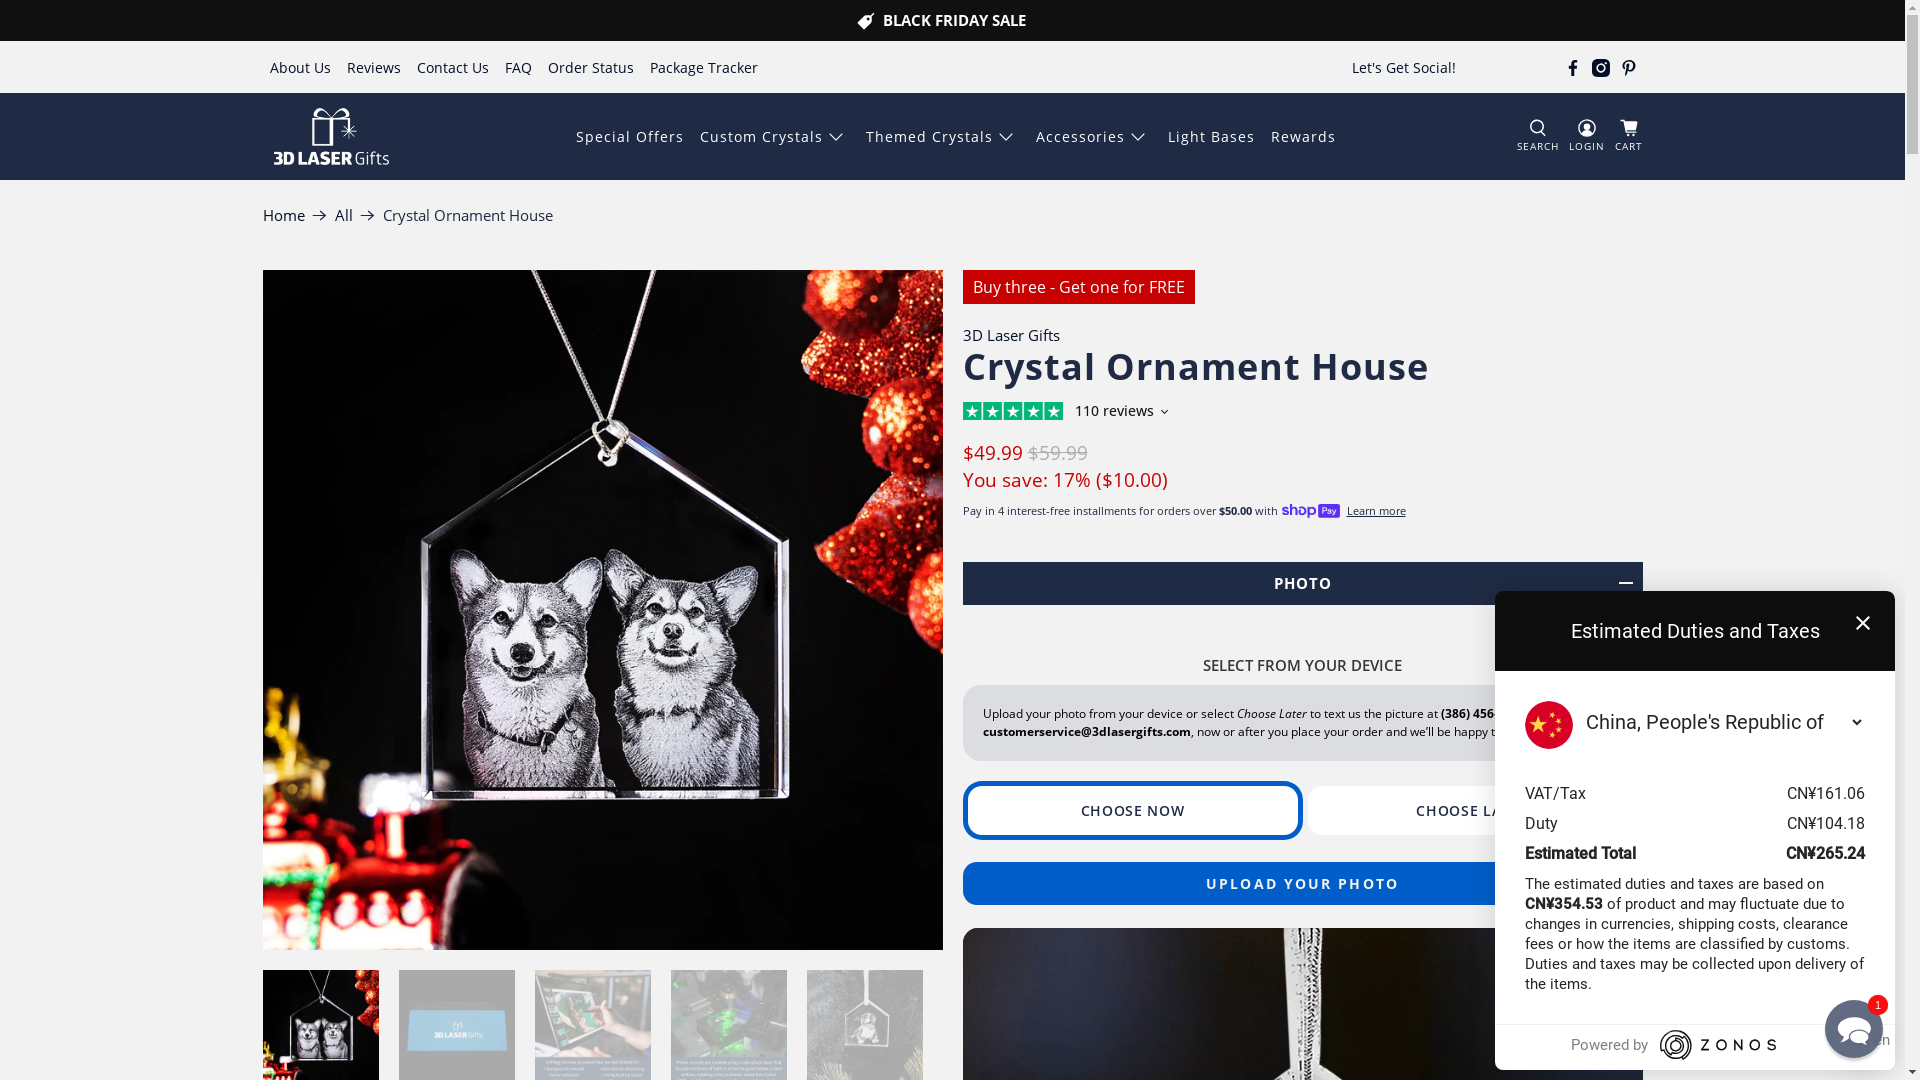 The width and height of the screenshot is (1920, 1080). Describe the element at coordinates (704, 66) in the screenshot. I see `'Package Tracker'` at that location.